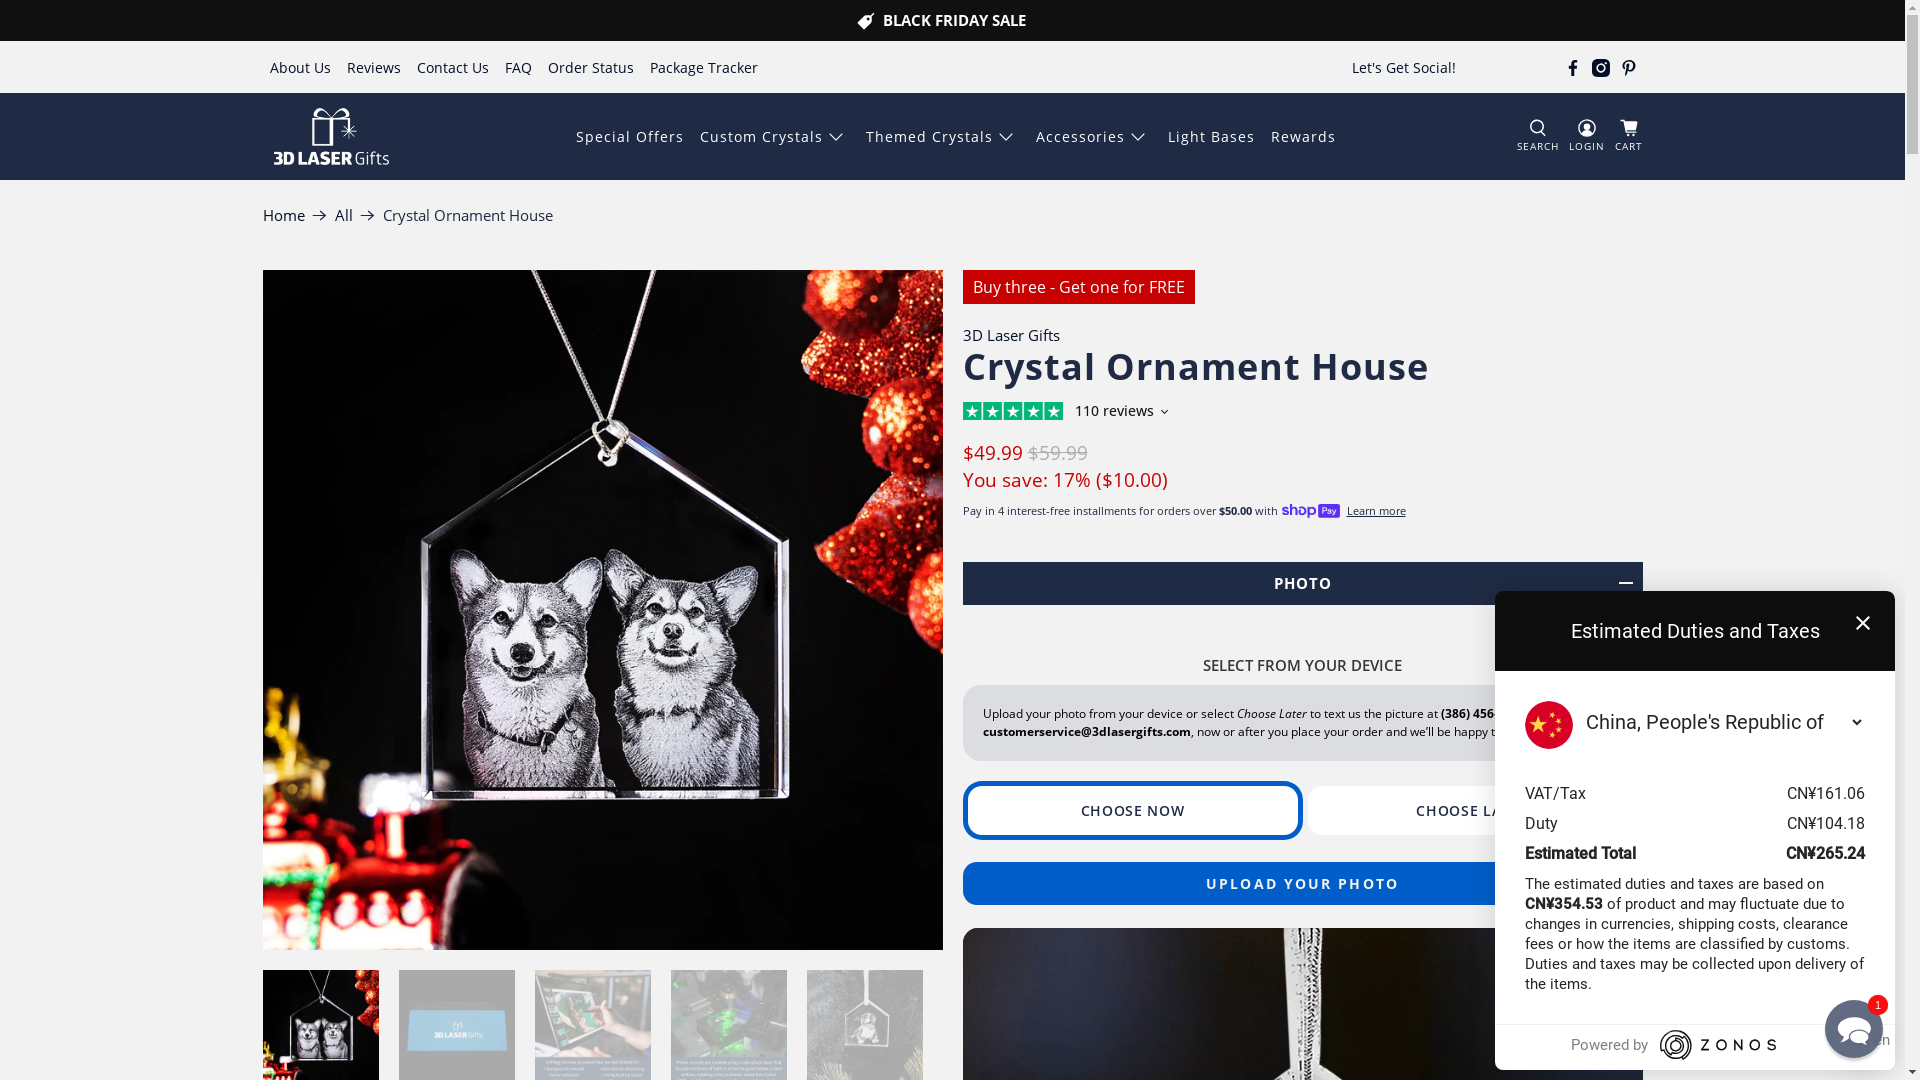 The width and height of the screenshot is (1920, 1080). Describe the element at coordinates (704, 66) in the screenshot. I see `'Package Tracker'` at that location.